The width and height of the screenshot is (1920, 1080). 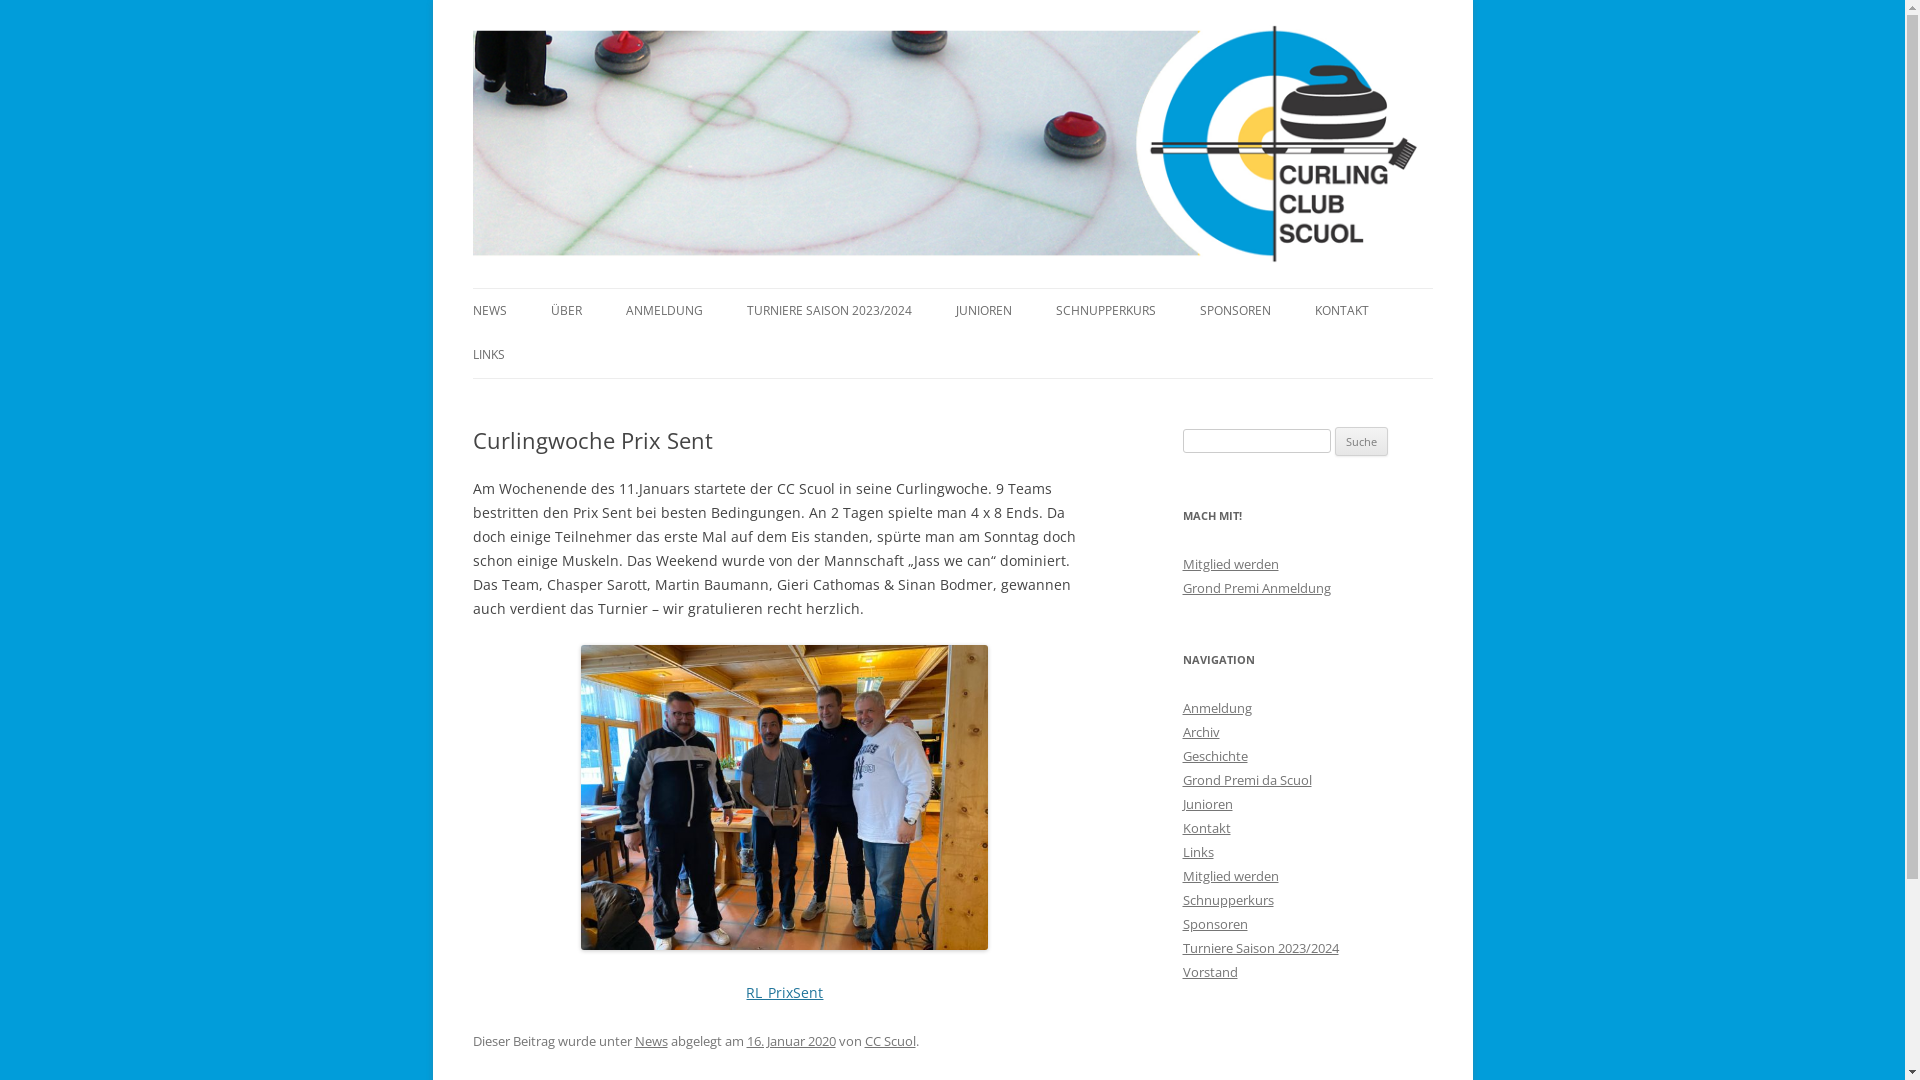 I want to click on 'JUNIOREN', so click(x=954, y=311).